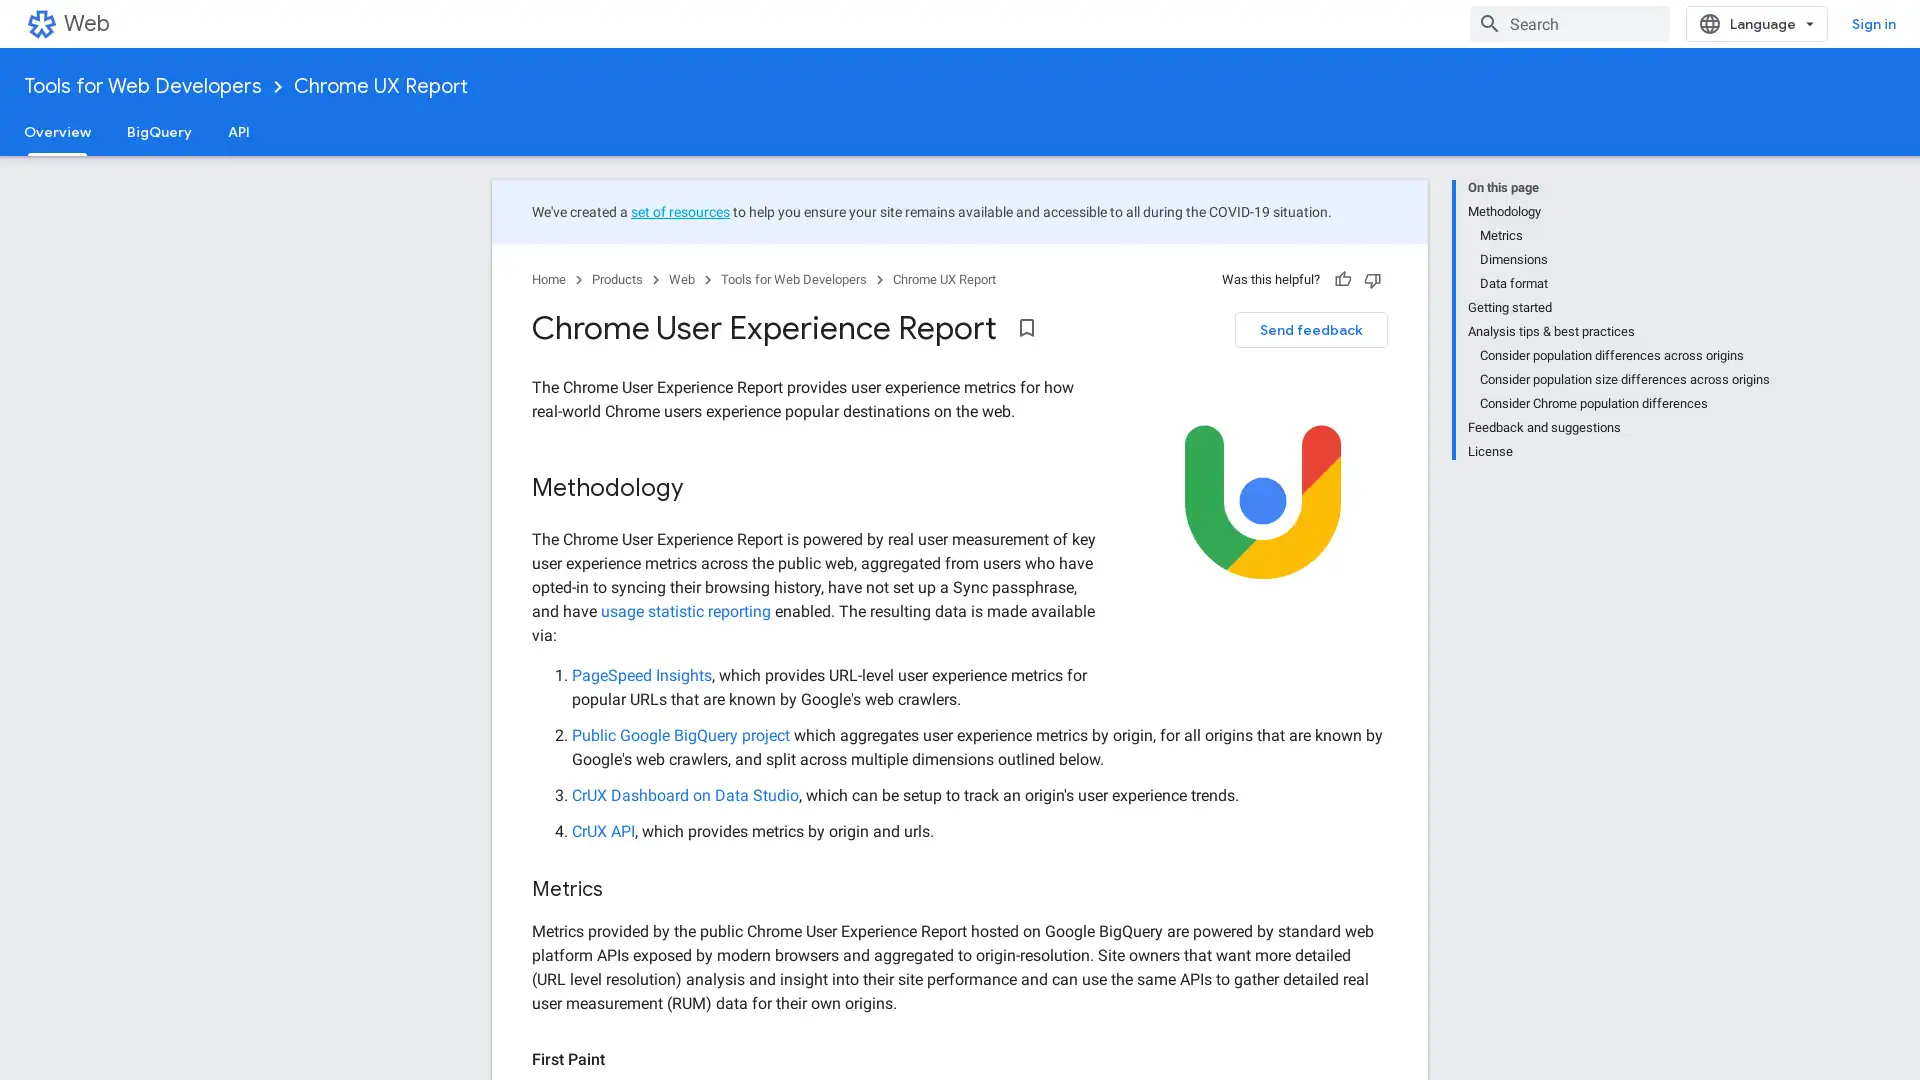  Describe the element at coordinates (1343, 280) in the screenshot. I see `Helpful` at that location.